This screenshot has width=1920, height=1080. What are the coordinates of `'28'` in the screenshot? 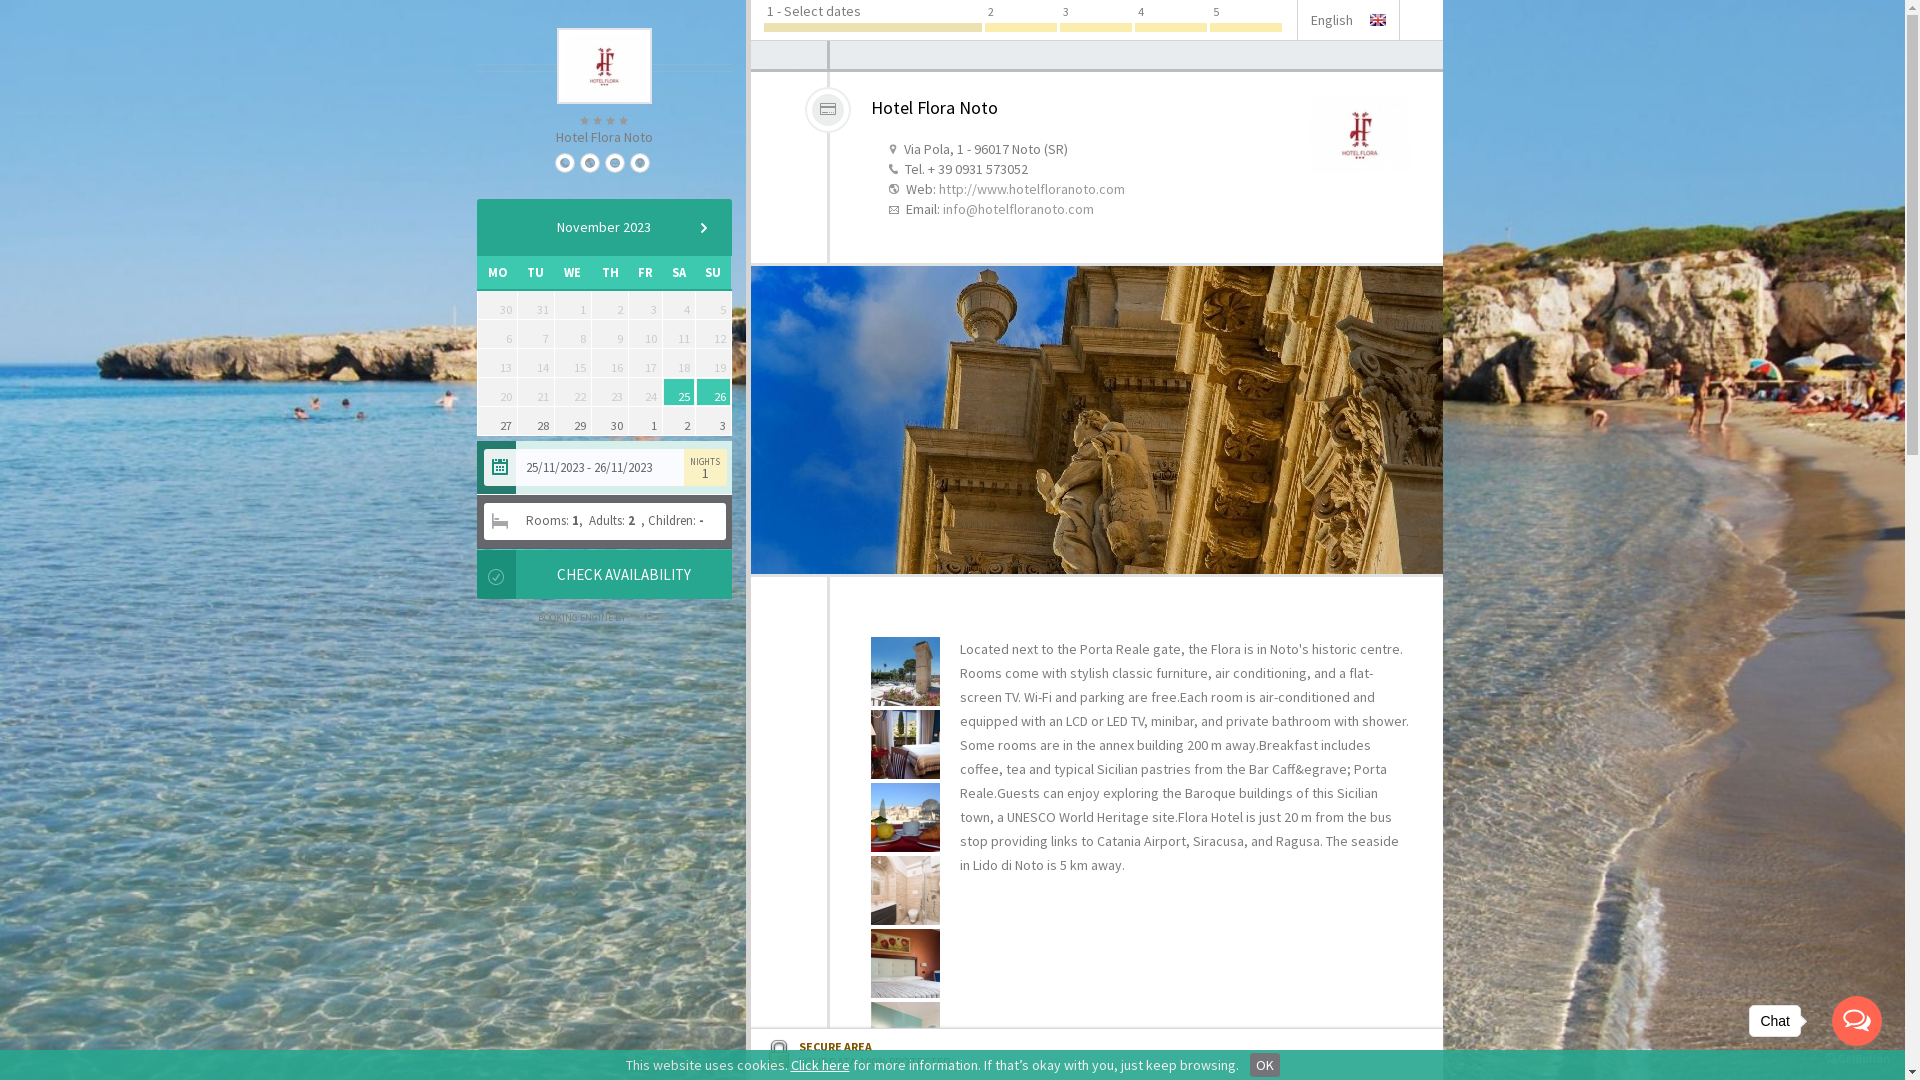 It's located at (536, 419).